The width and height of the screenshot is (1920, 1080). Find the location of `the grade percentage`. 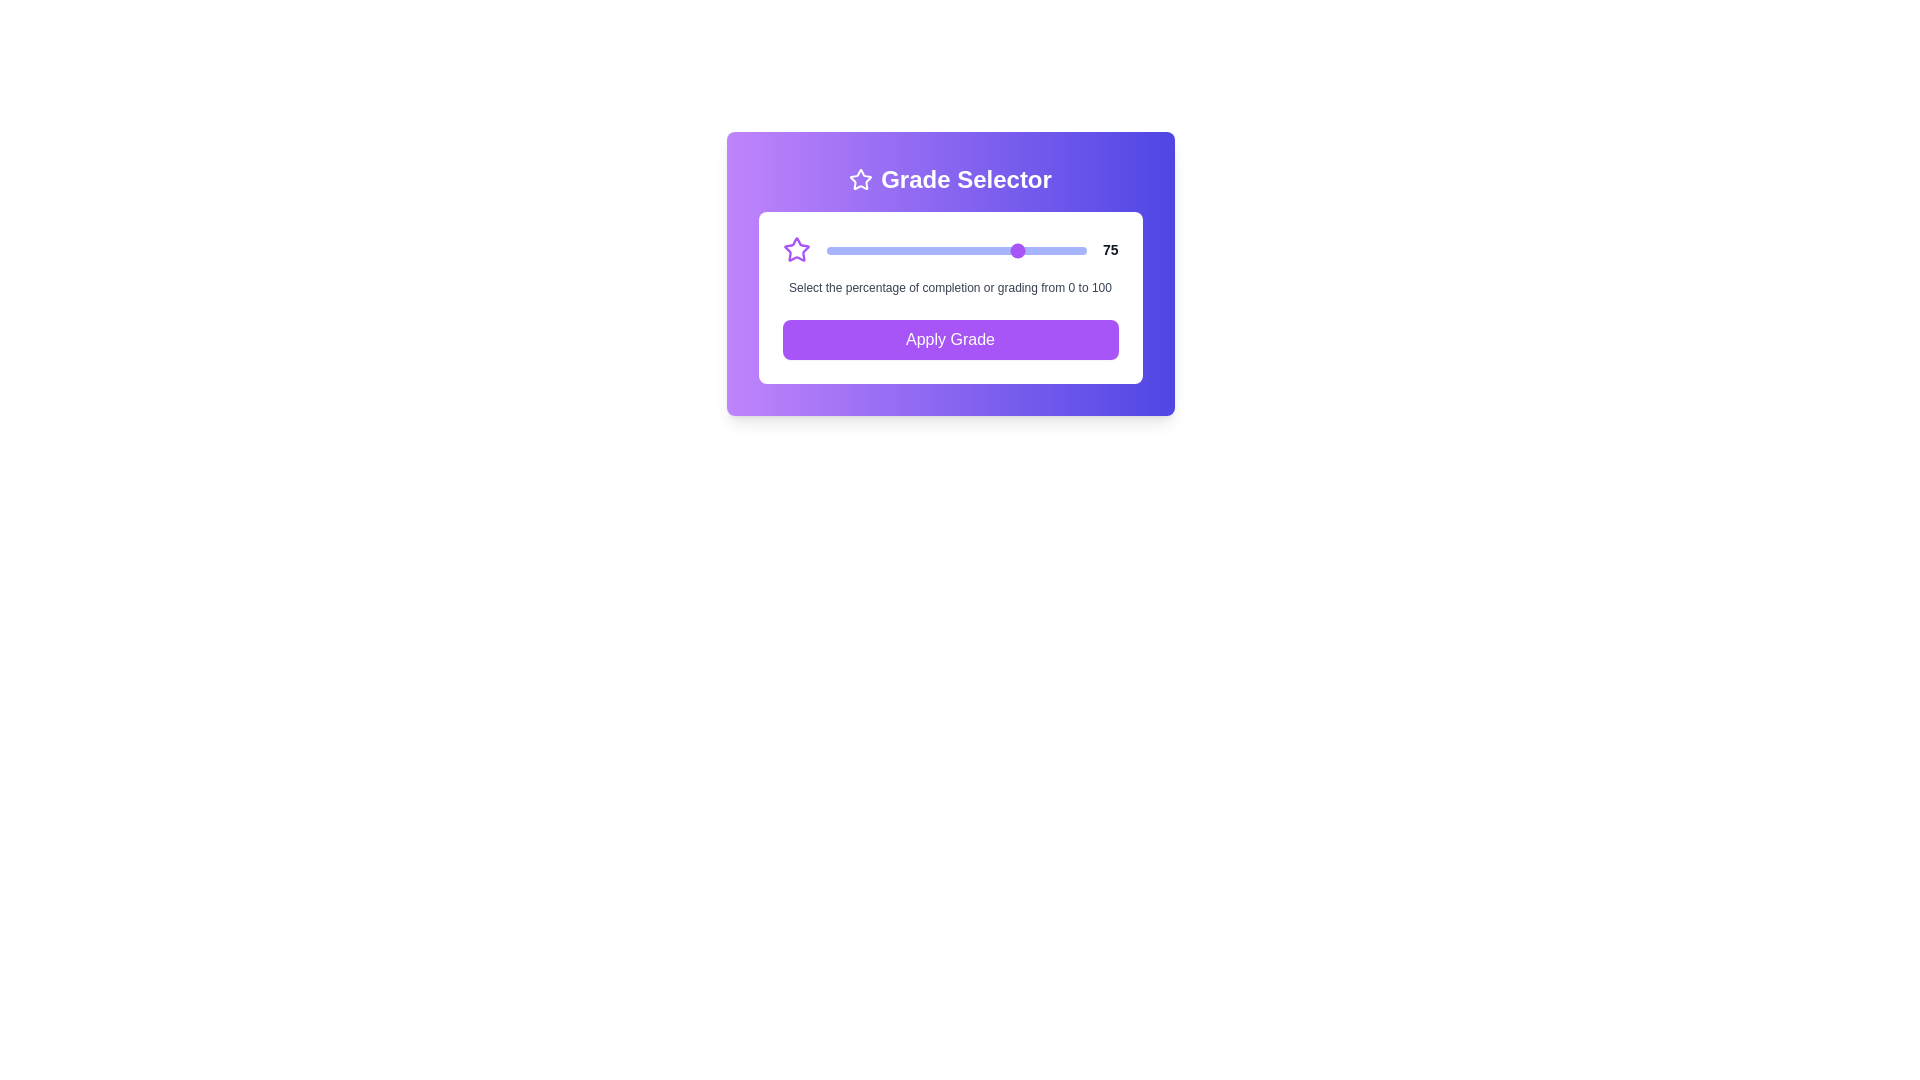

the grade percentage is located at coordinates (1019, 249).